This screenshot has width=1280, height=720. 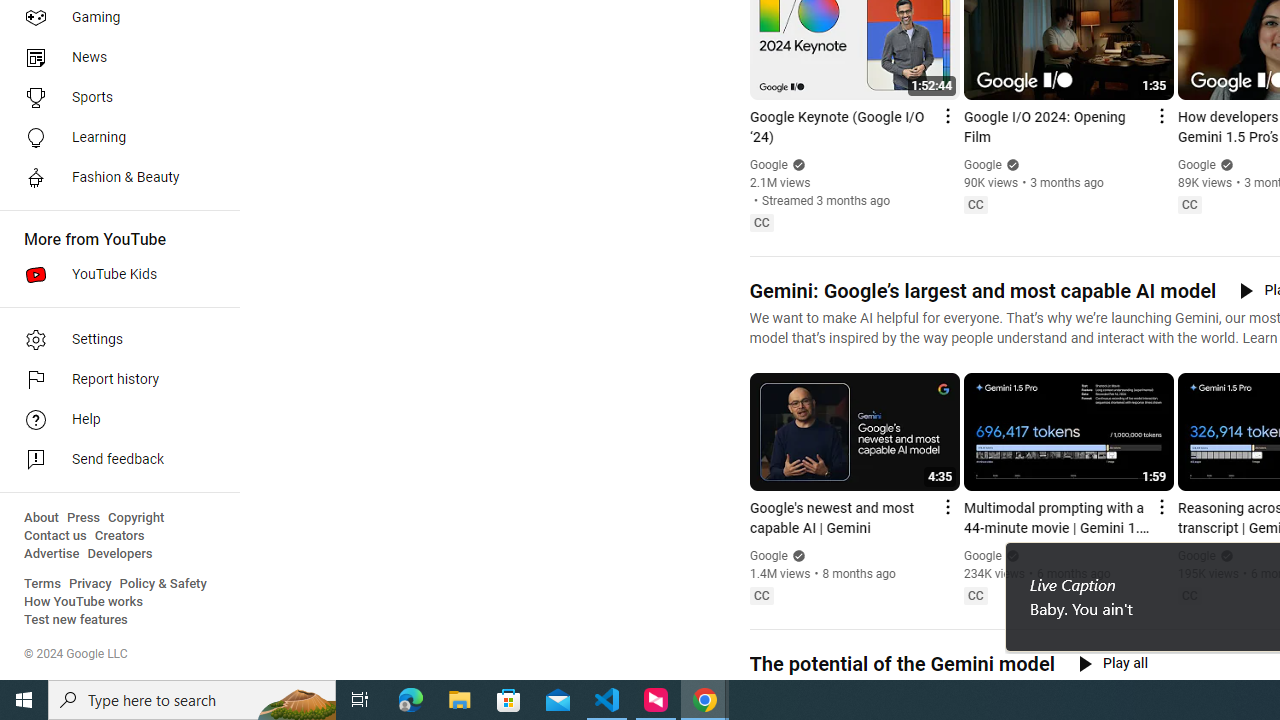 What do you see at coordinates (112, 136) in the screenshot?
I see `'Learning'` at bounding box center [112, 136].